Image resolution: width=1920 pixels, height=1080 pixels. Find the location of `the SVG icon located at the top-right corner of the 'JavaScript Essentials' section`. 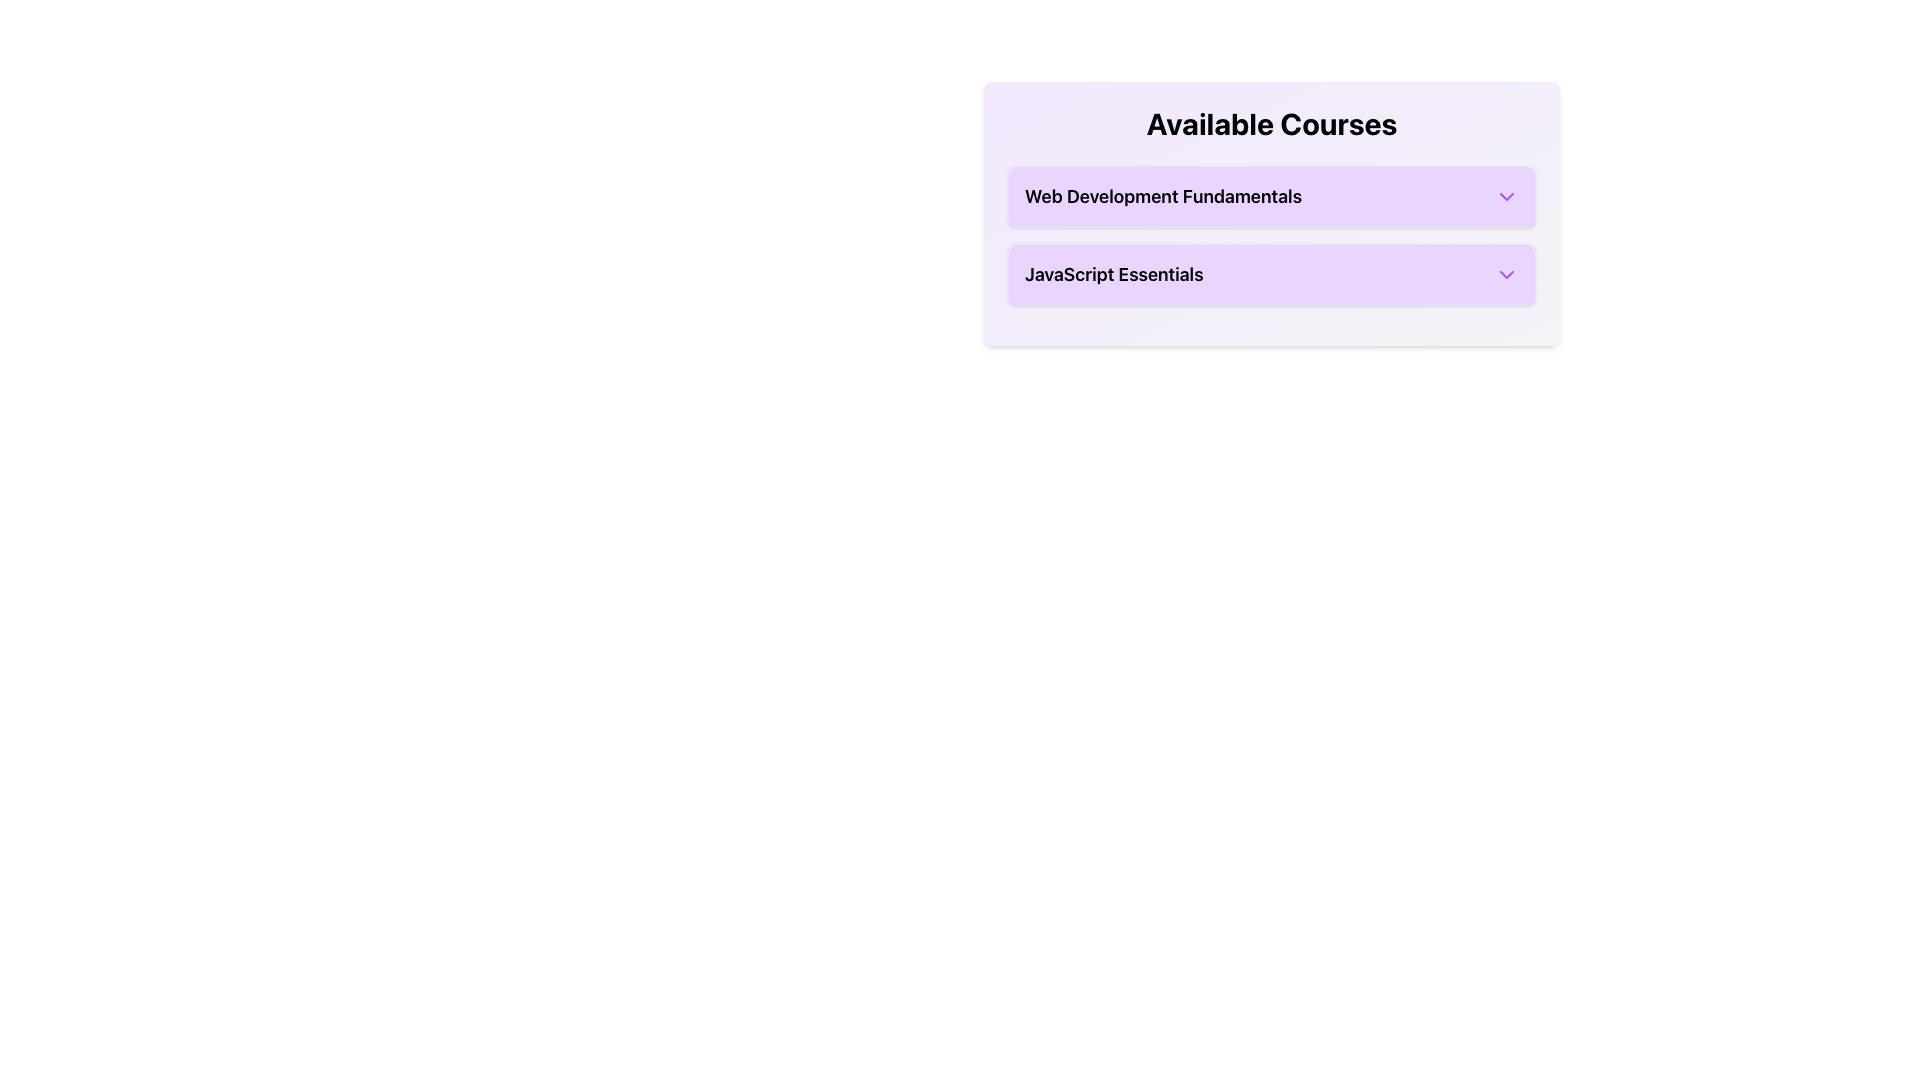

the SVG icon located at the top-right corner of the 'JavaScript Essentials' section is located at coordinates (1507, 274).